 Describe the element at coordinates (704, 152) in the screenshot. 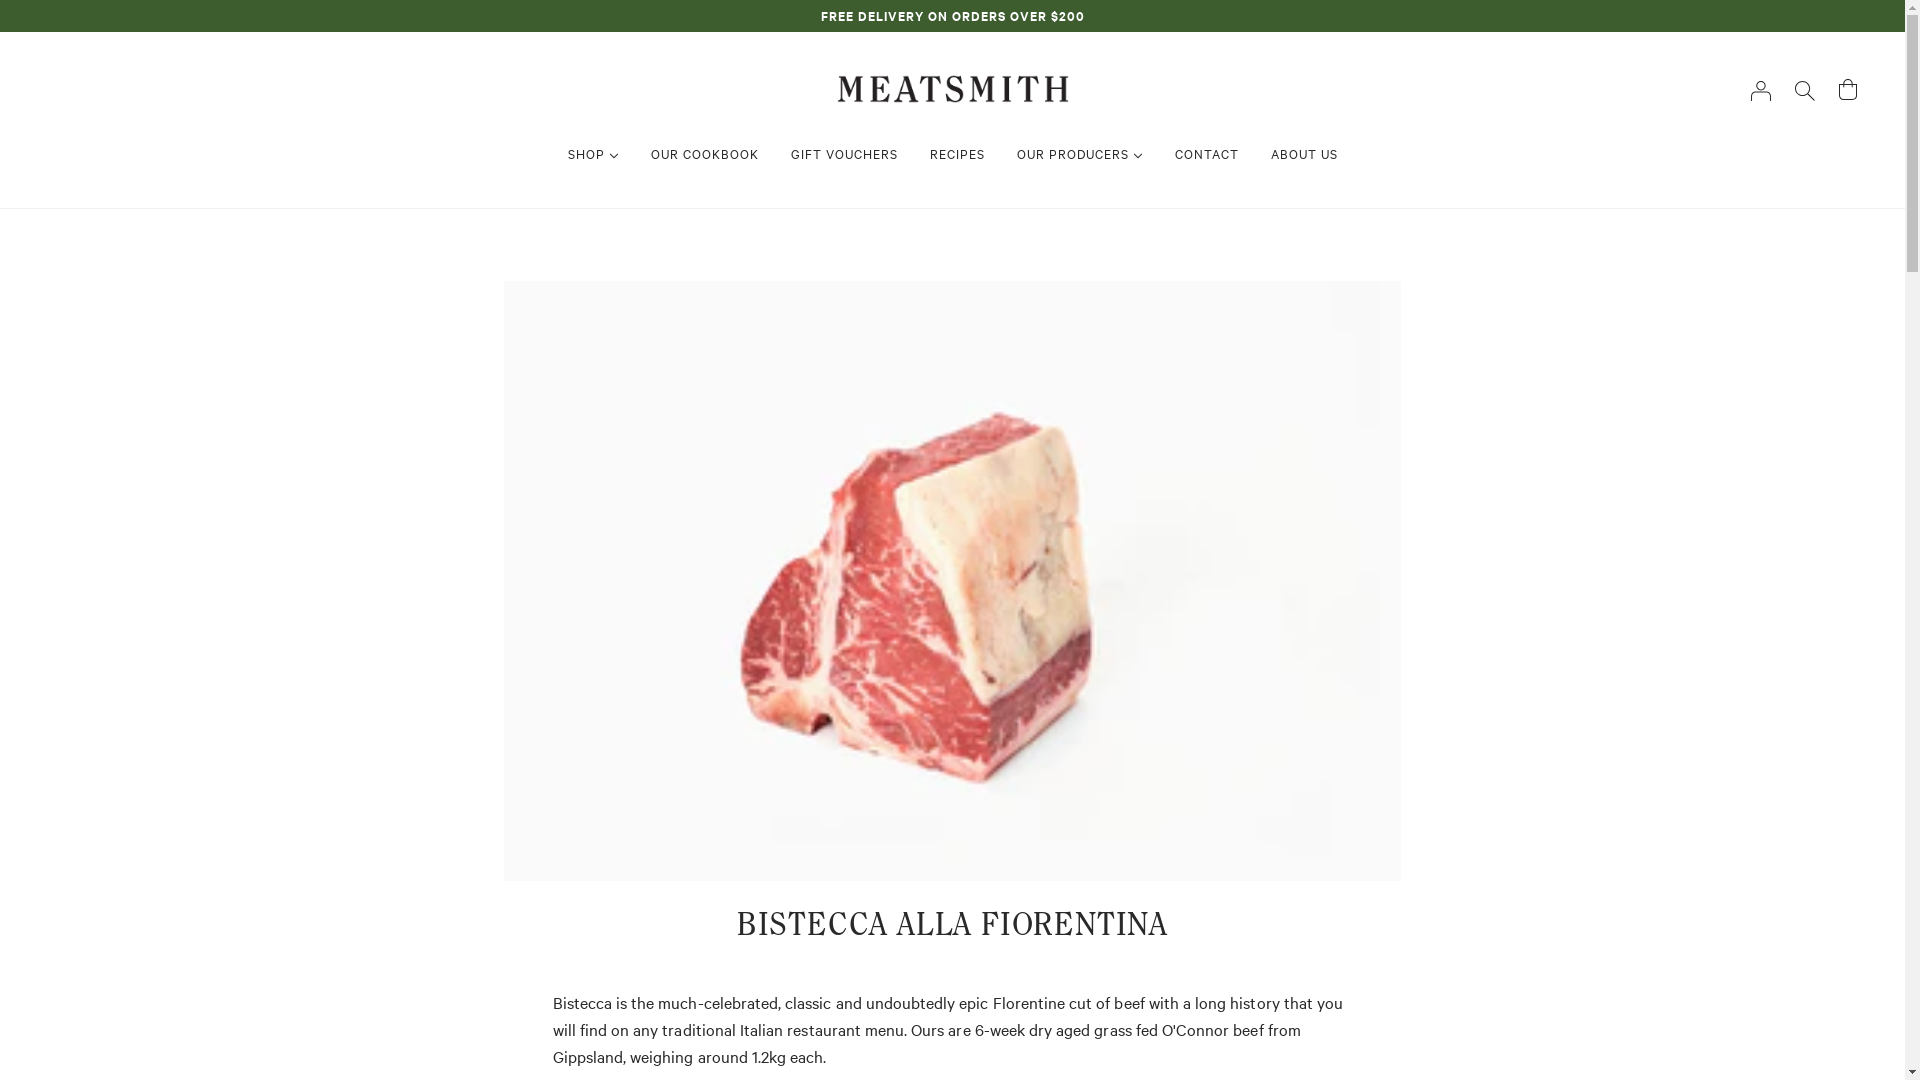

I see `'OUR COOKBOOK'` at that location.